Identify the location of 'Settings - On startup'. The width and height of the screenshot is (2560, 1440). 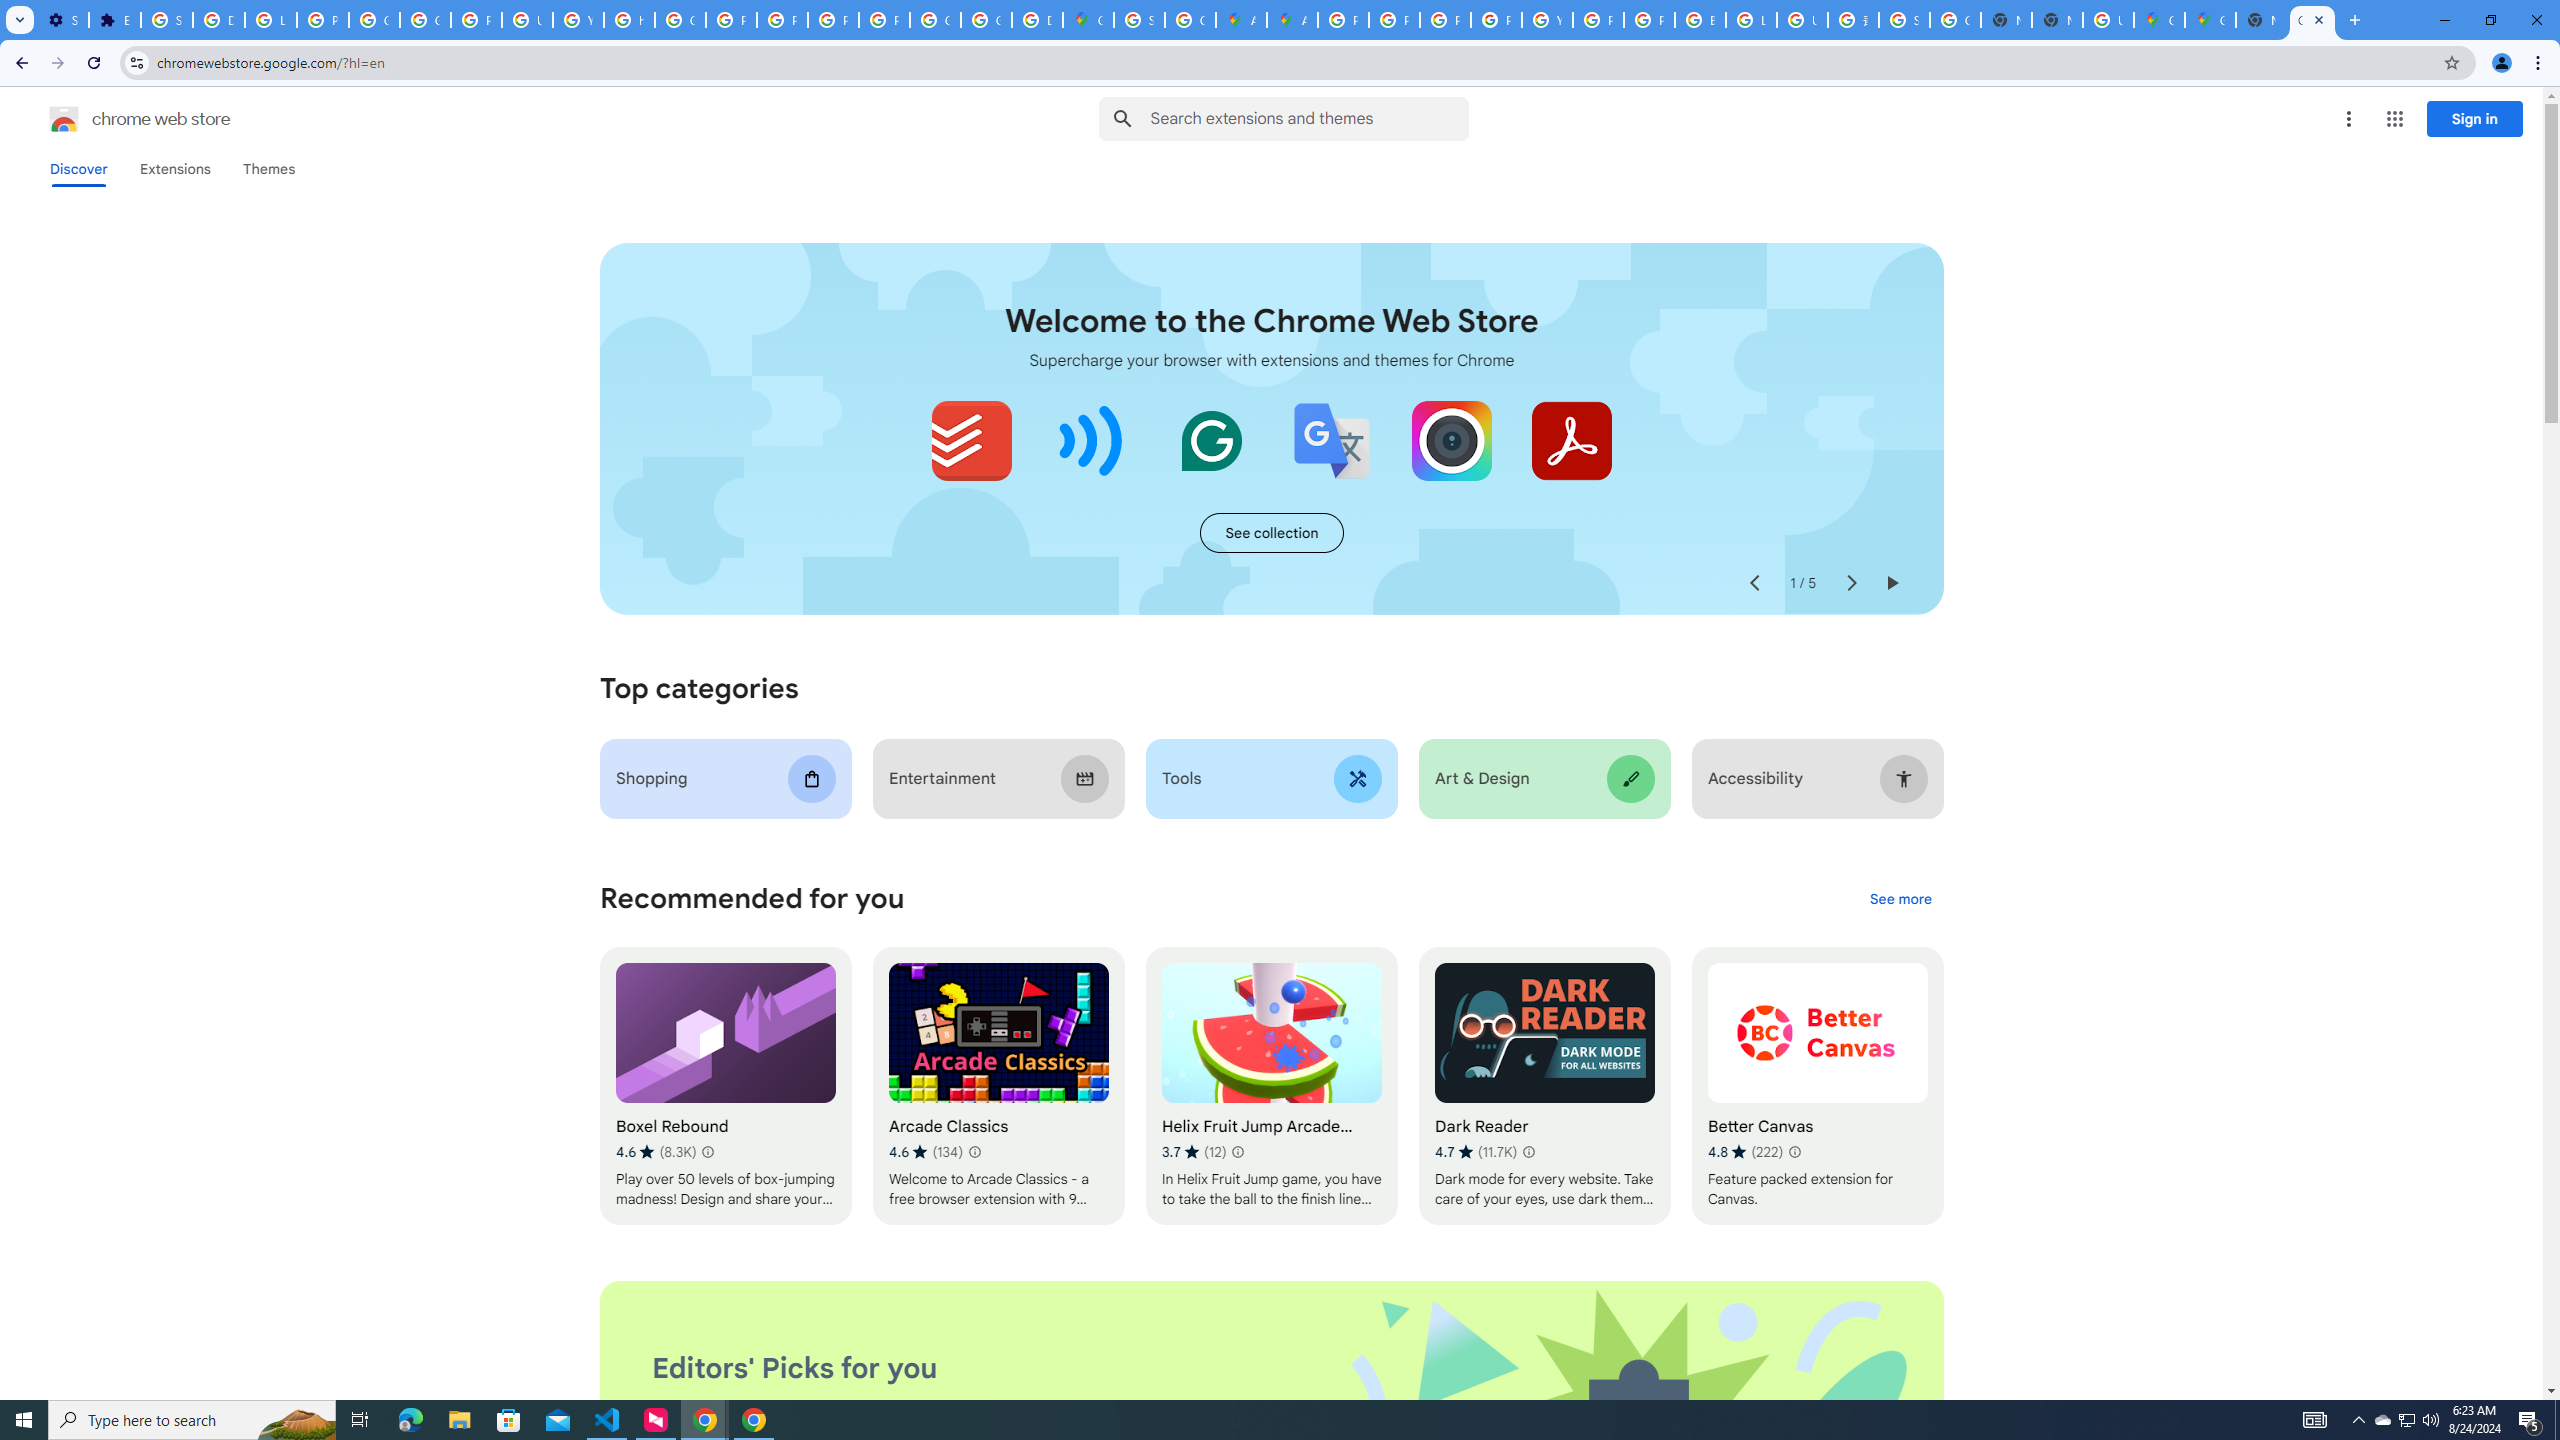
(61, 19).